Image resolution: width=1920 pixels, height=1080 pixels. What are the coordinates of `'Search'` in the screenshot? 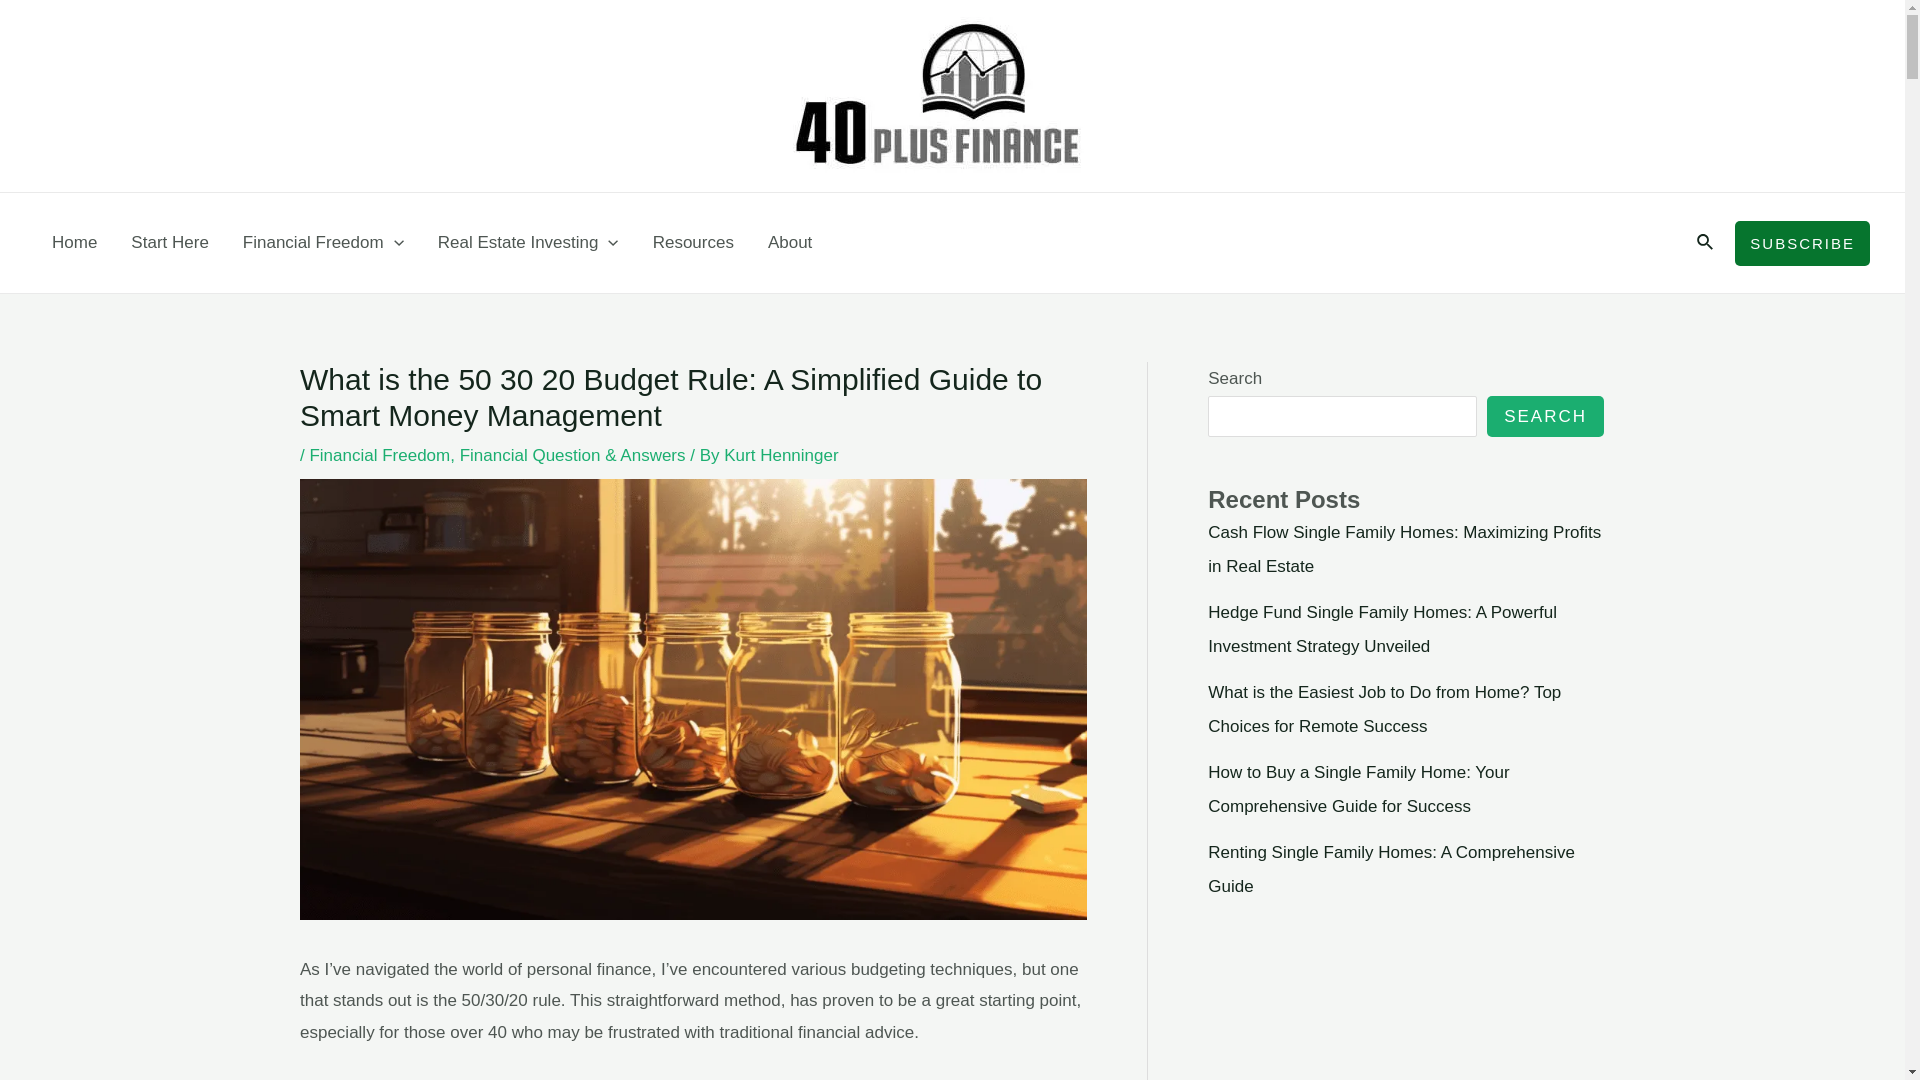 It's located at (1704, 242).